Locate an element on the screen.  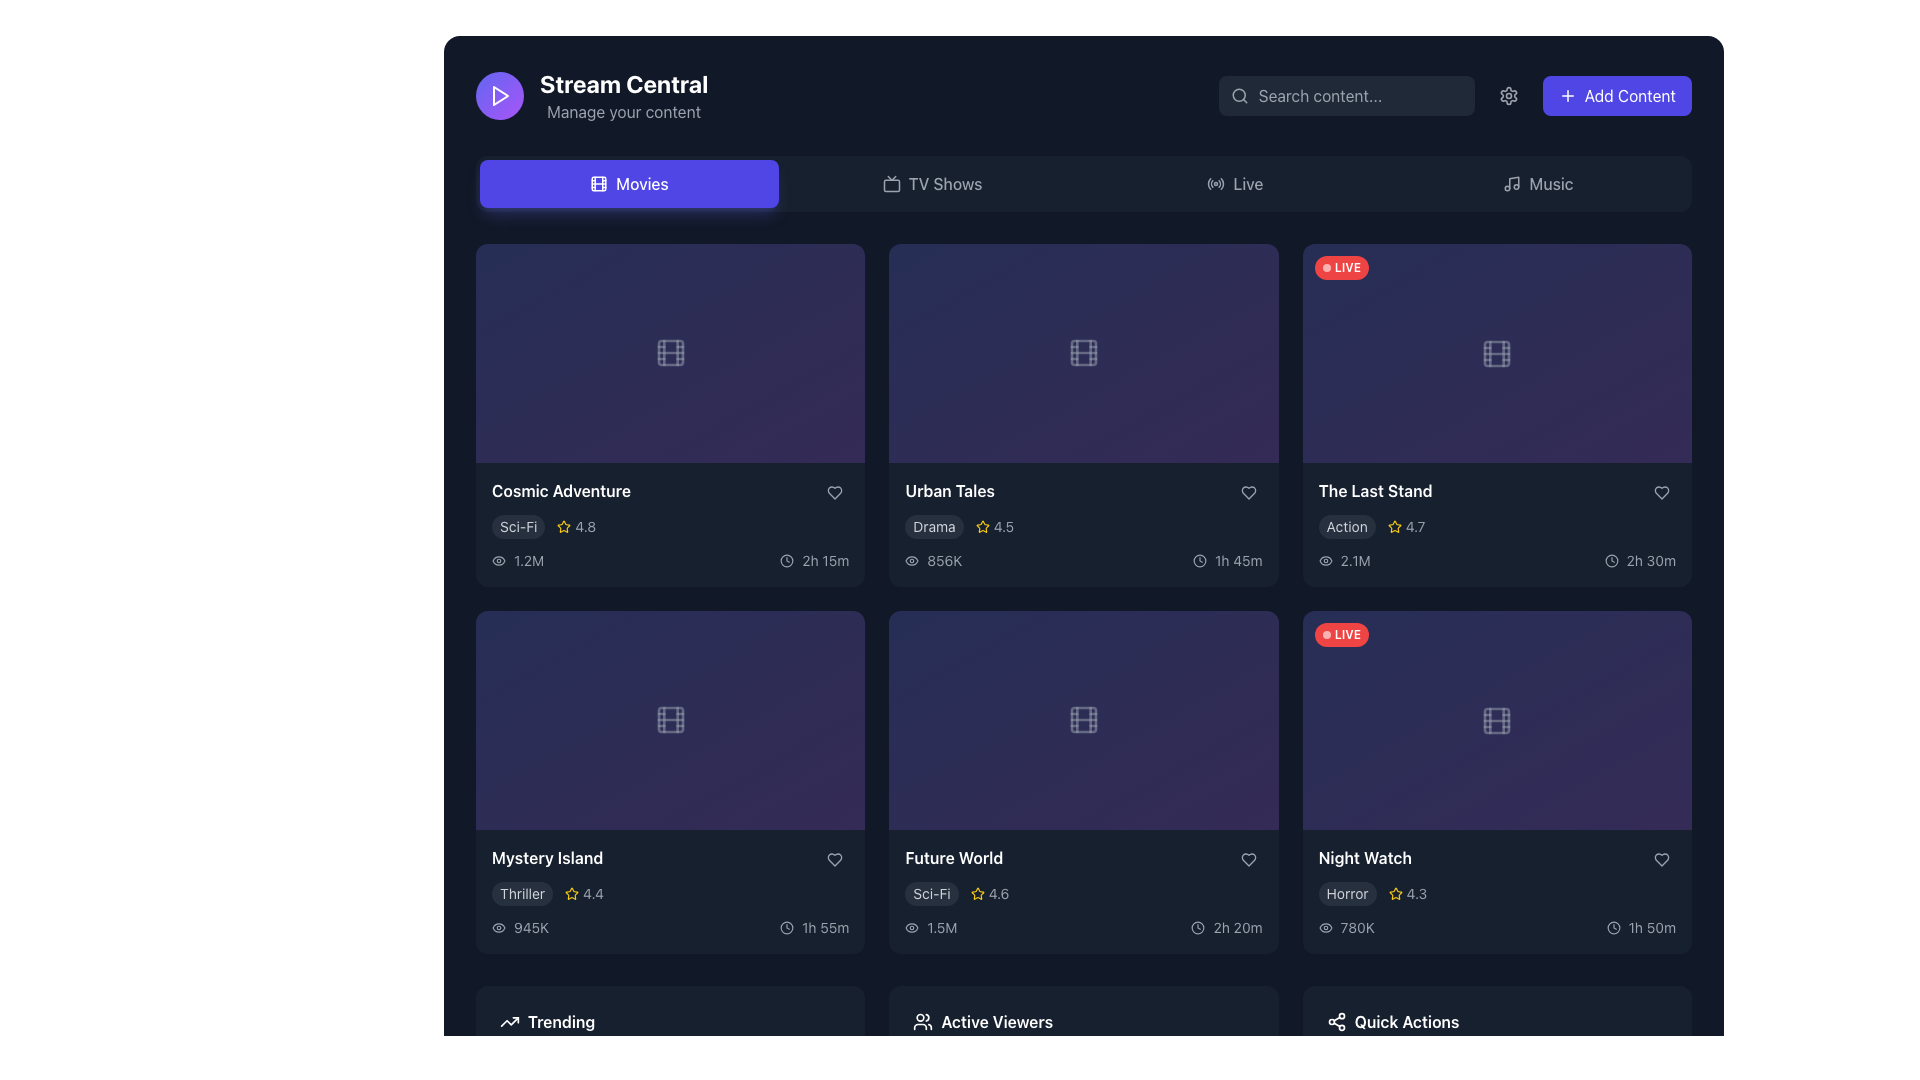
the filmstrip icon located centrally within the 'Future World' card in the second row and third column of the grid layout is located at coordinates (1083, 720).